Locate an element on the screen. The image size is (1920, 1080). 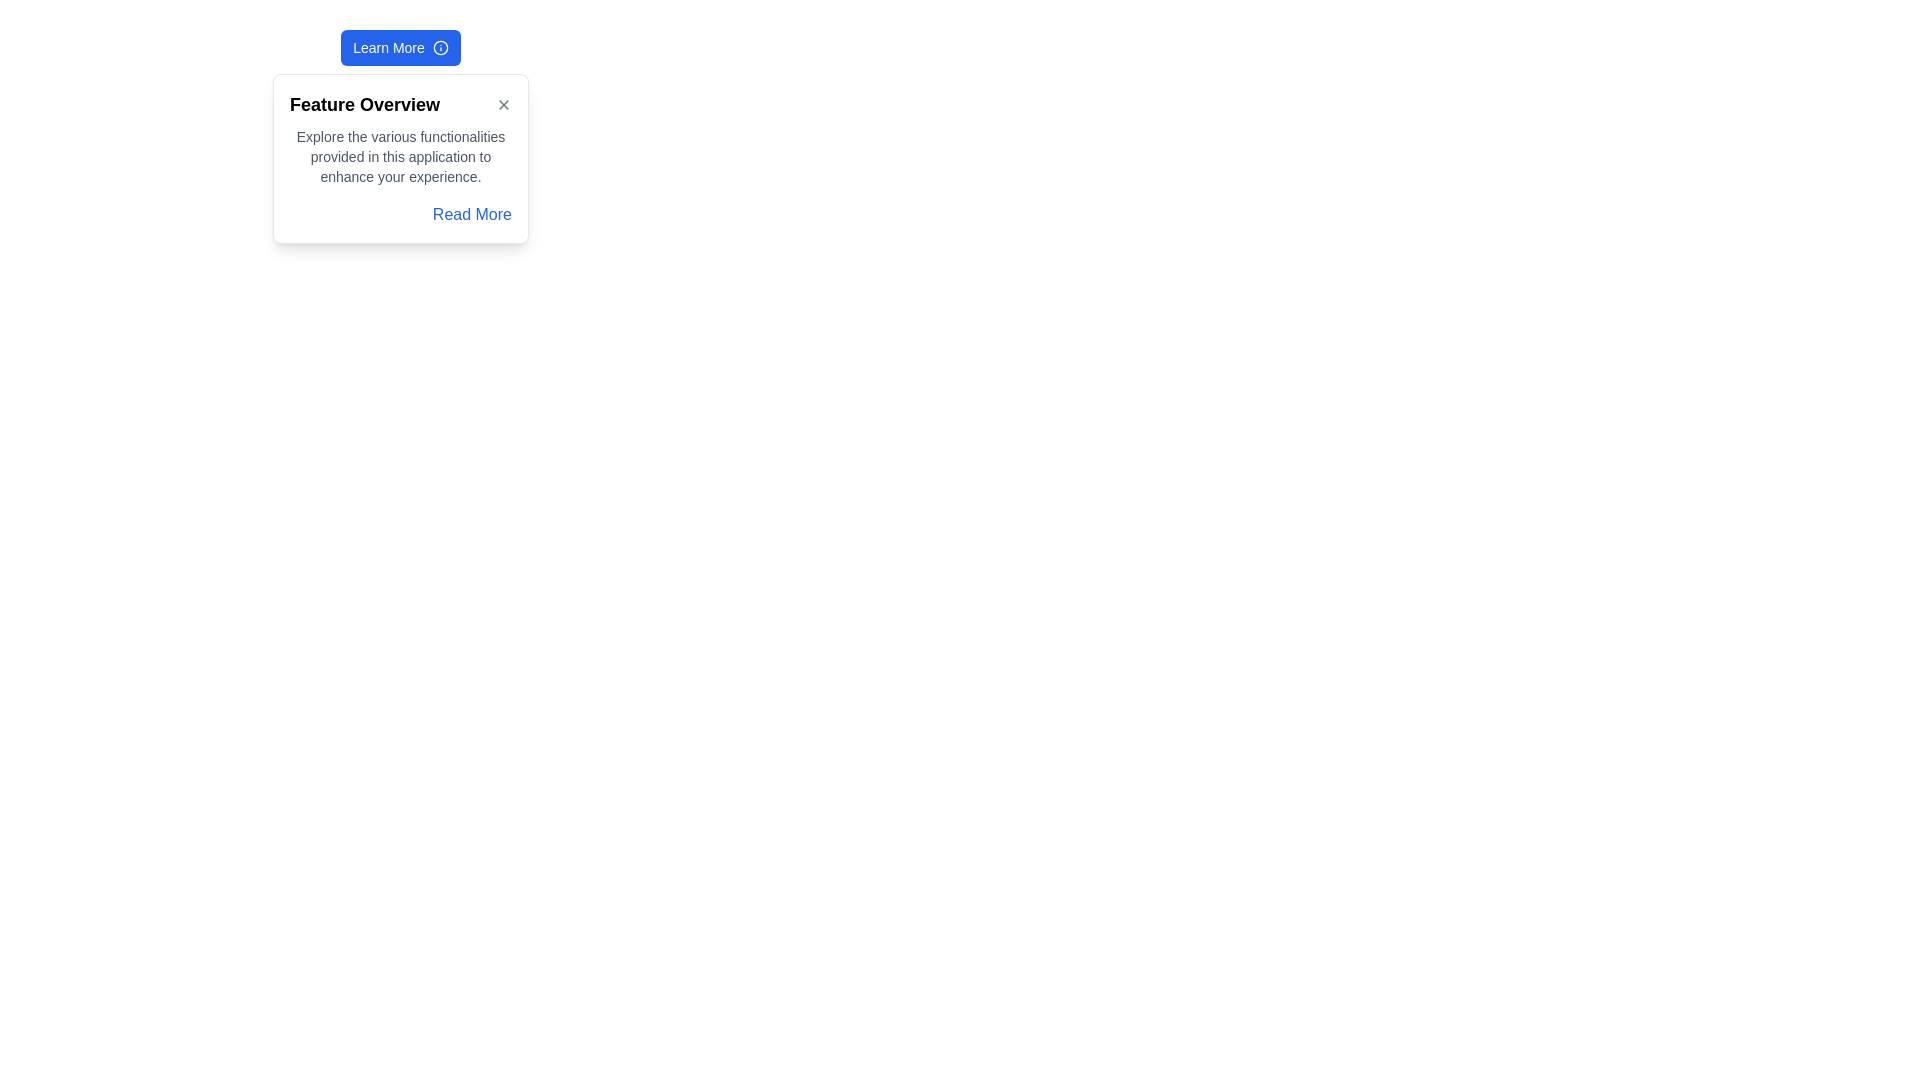
the static text label displaying 'Feature Overview', which is styled as a header at the top of the card UI component is located at coordinates (364, 104).